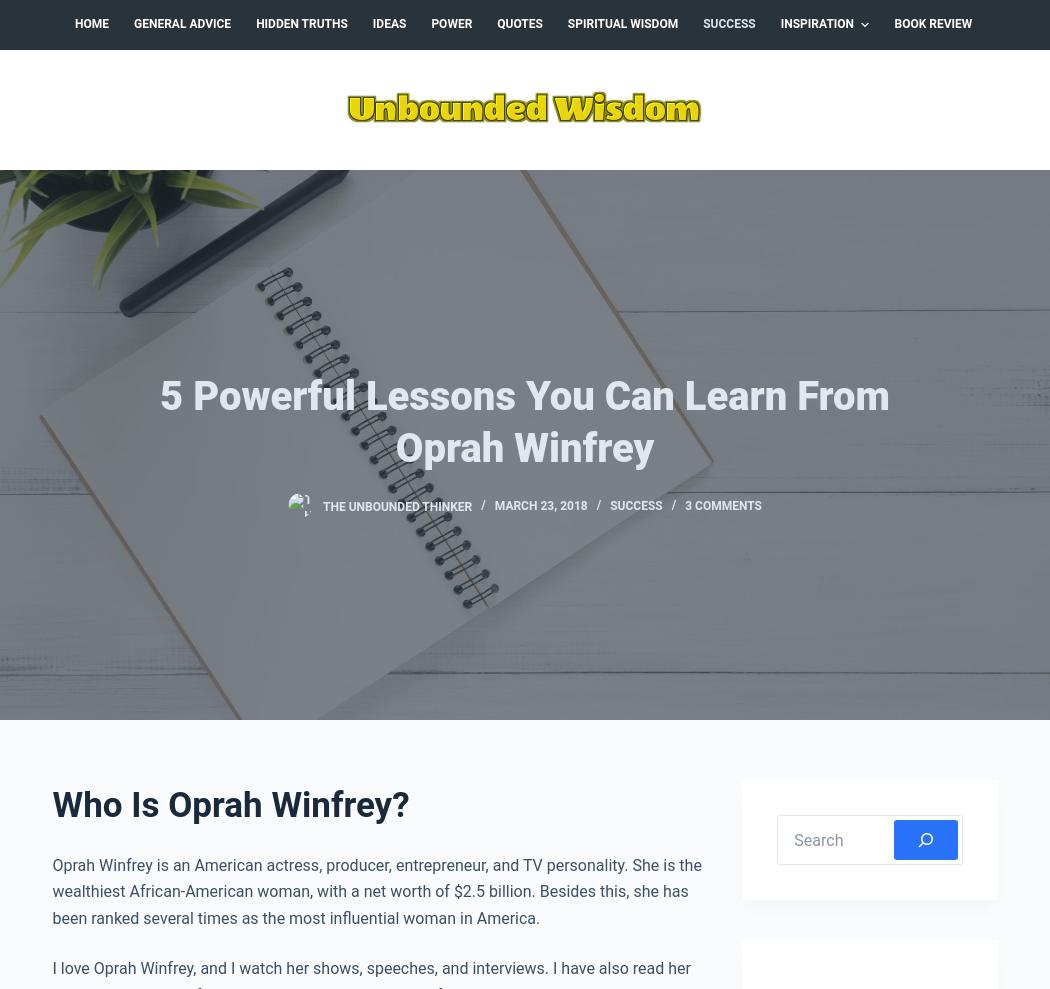 Image resolution: width=1050 pixels, height=989 pixels. What do you see at coordinates (733, 898) in the screenshot?
I see `'January 8, 2019 / 9:24 pm'` at bounding box center [733, 898].